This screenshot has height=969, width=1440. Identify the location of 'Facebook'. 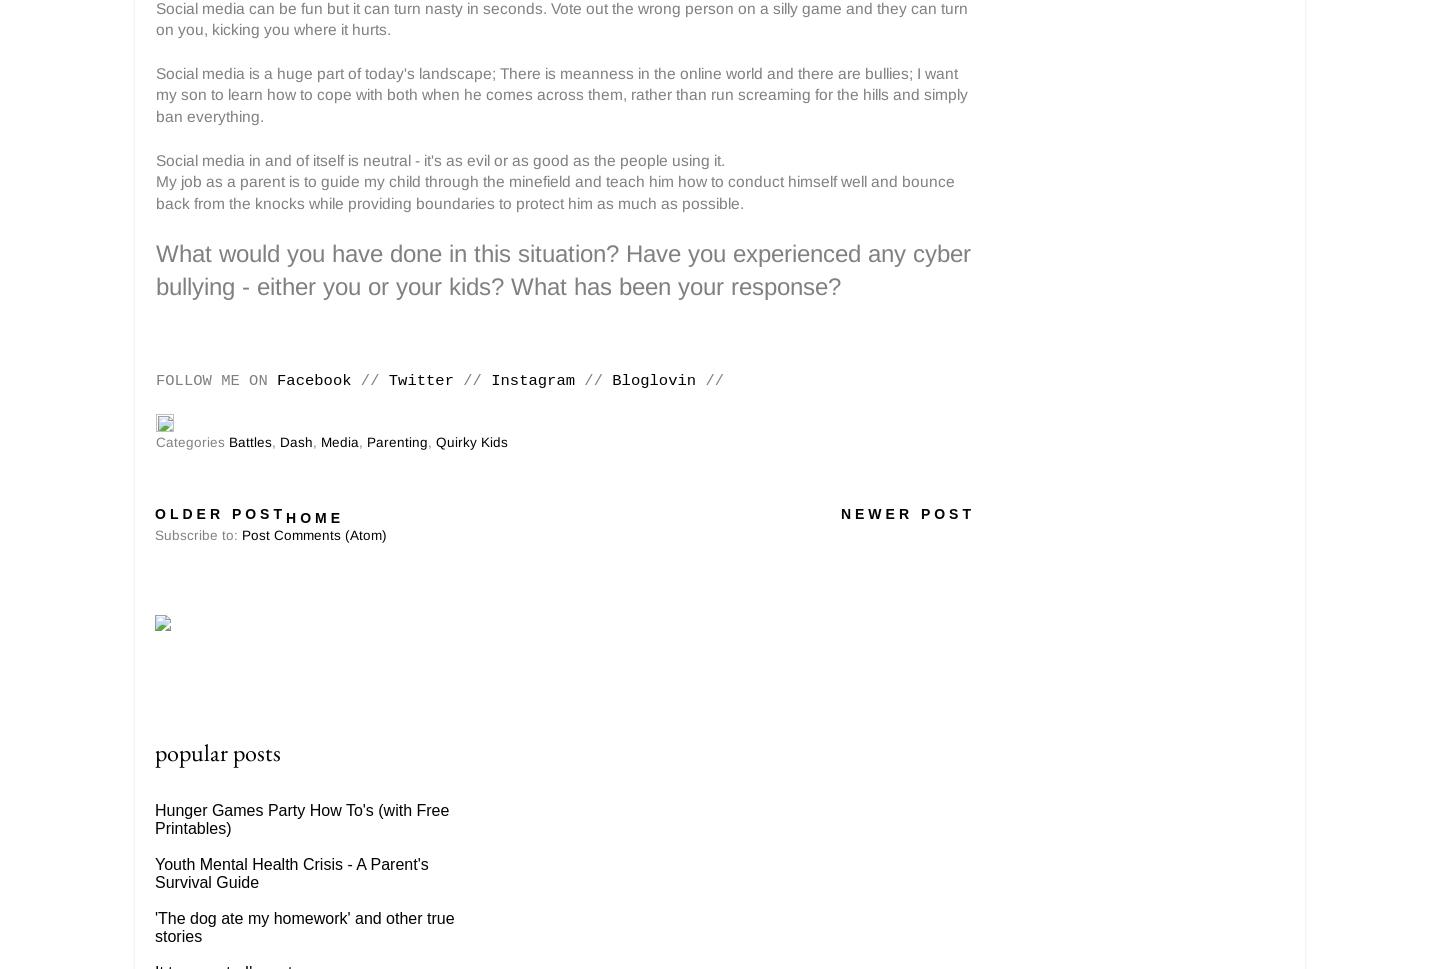
(314, 381).